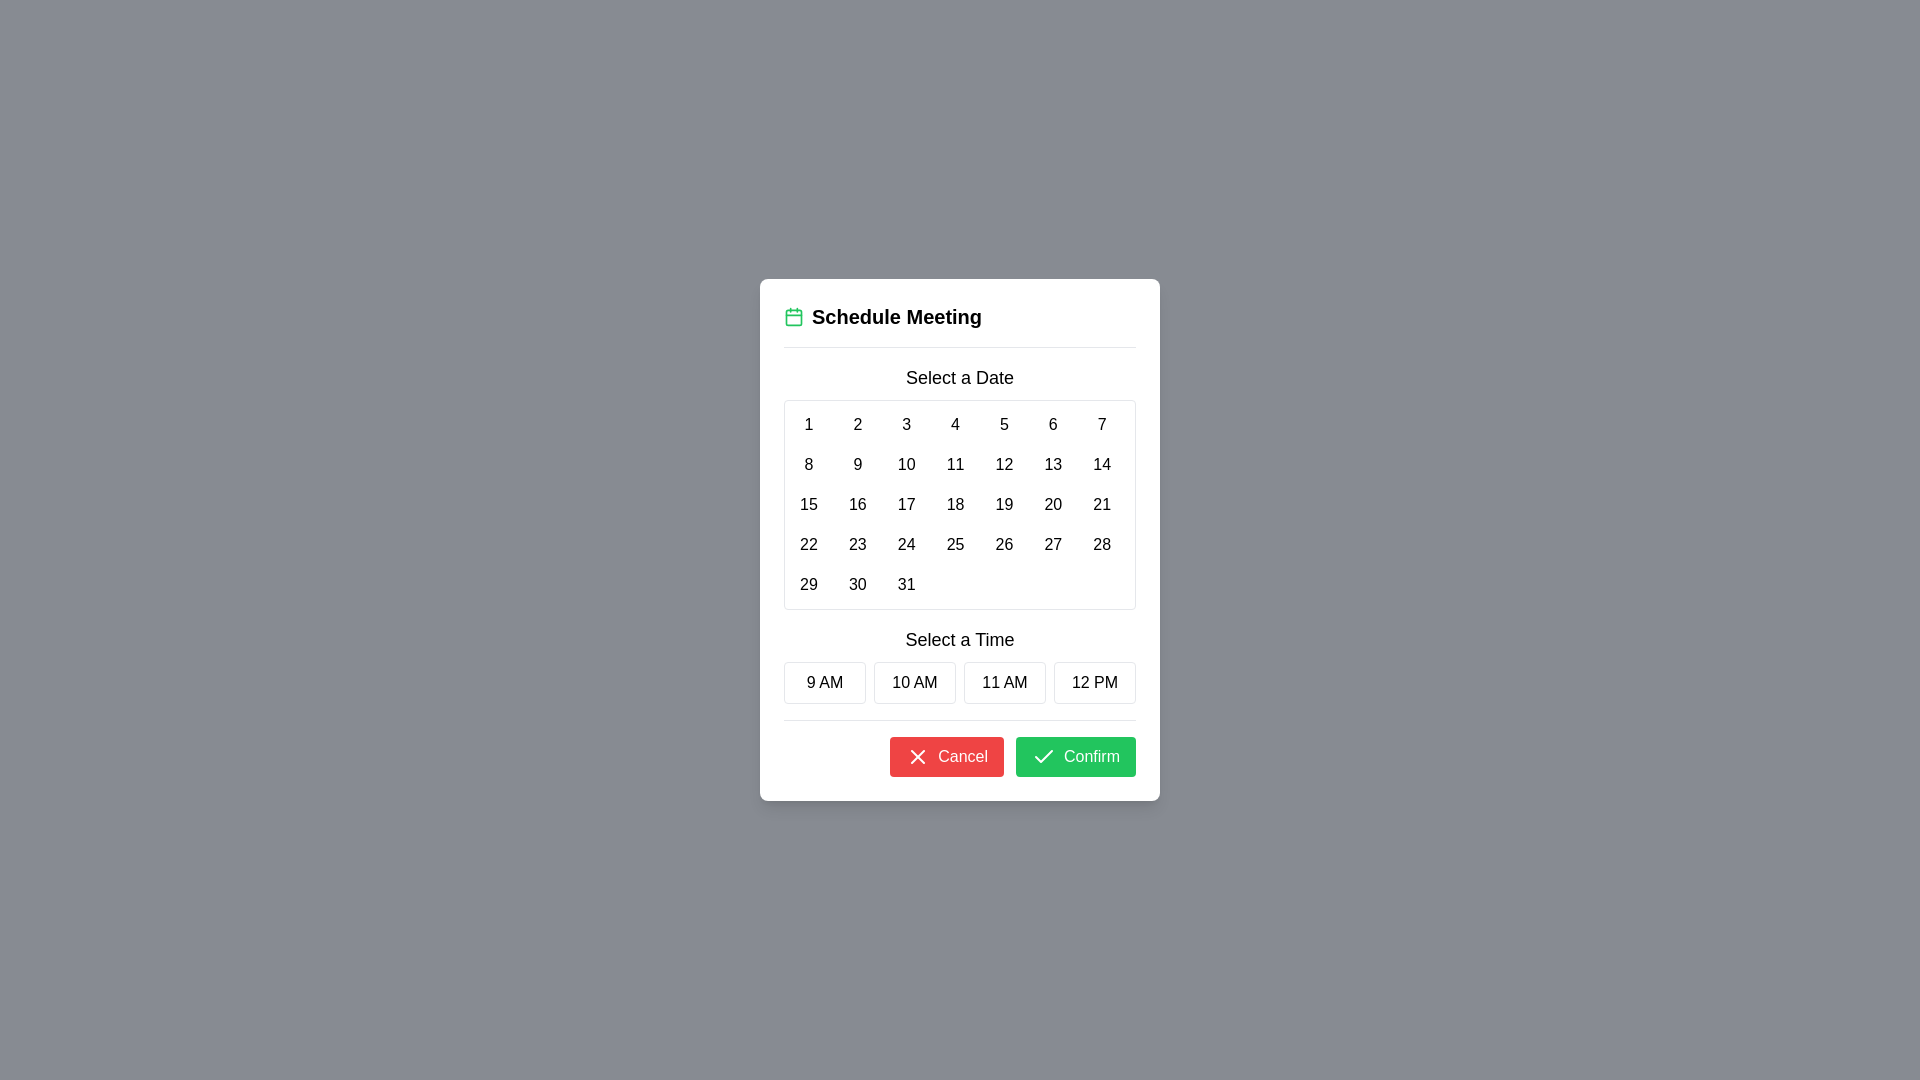 The width and height of the screenshot is (1920, 1080). What do you see at coordinates (960, 504) in the screenshot?
I see `the specific date within the calendar grid located below the 'Select a Date' header and above the 'Select a Time' section` at bounding box center [960, 504].